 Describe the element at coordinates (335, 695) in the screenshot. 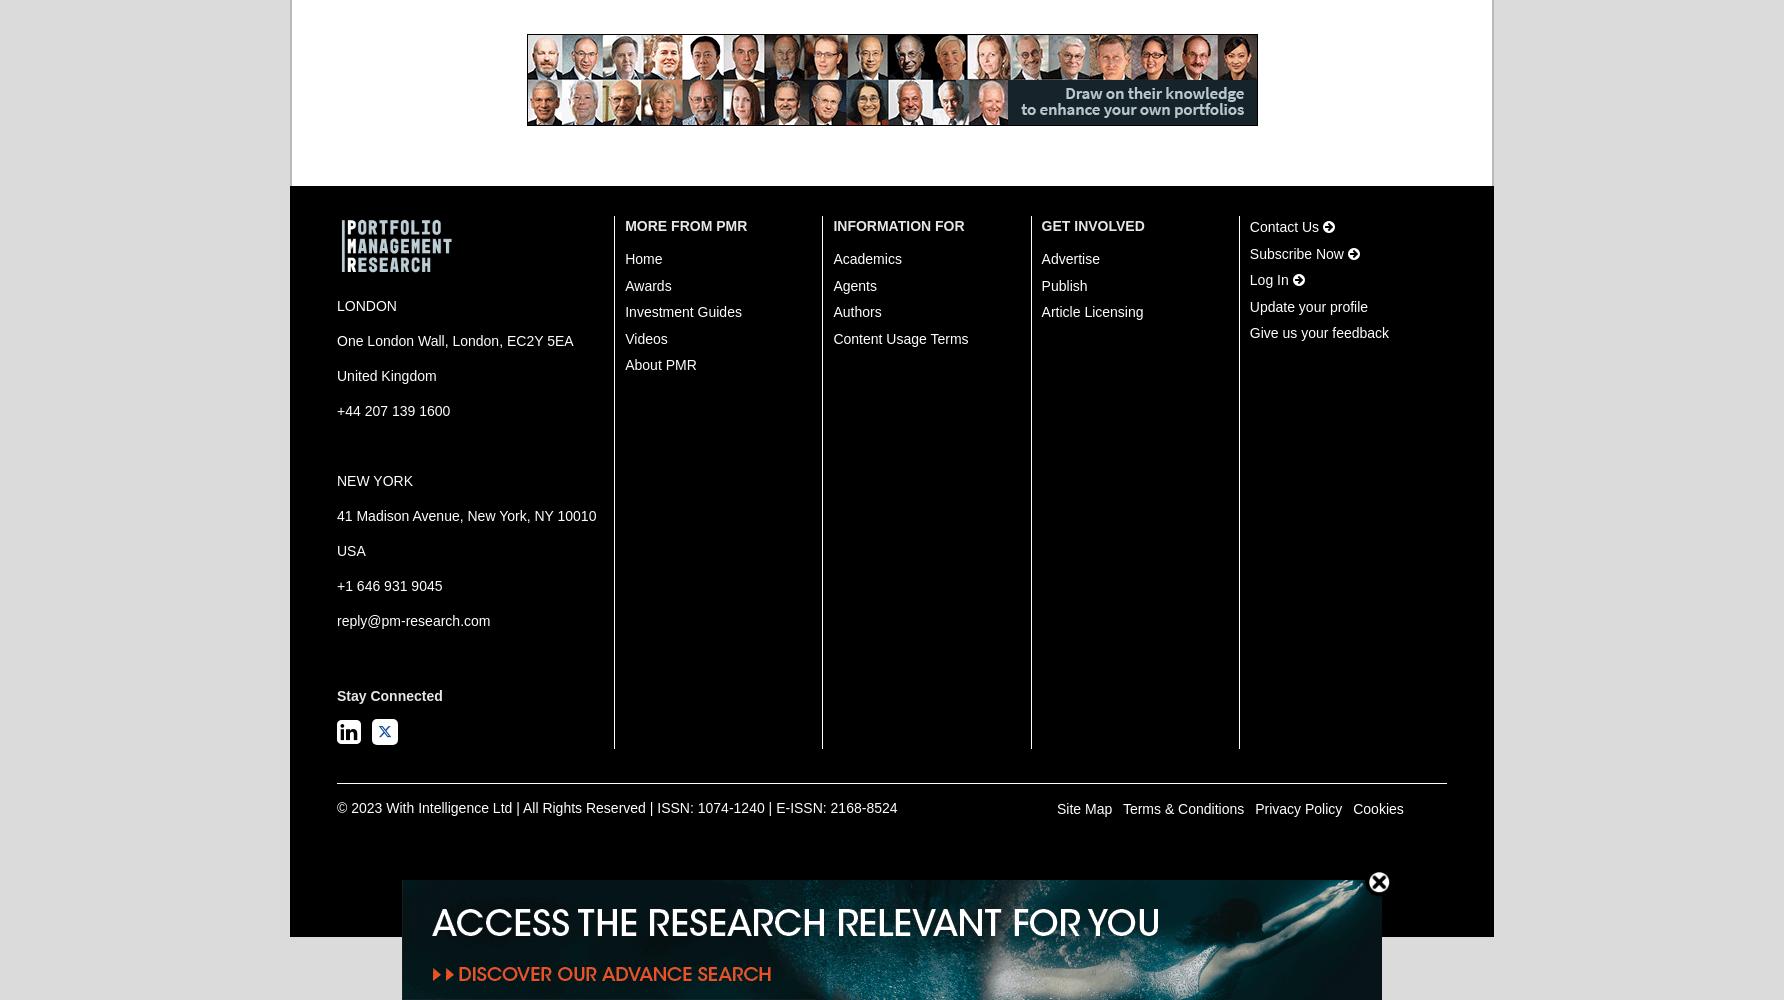

I see `'Stay Connected'` at that location.